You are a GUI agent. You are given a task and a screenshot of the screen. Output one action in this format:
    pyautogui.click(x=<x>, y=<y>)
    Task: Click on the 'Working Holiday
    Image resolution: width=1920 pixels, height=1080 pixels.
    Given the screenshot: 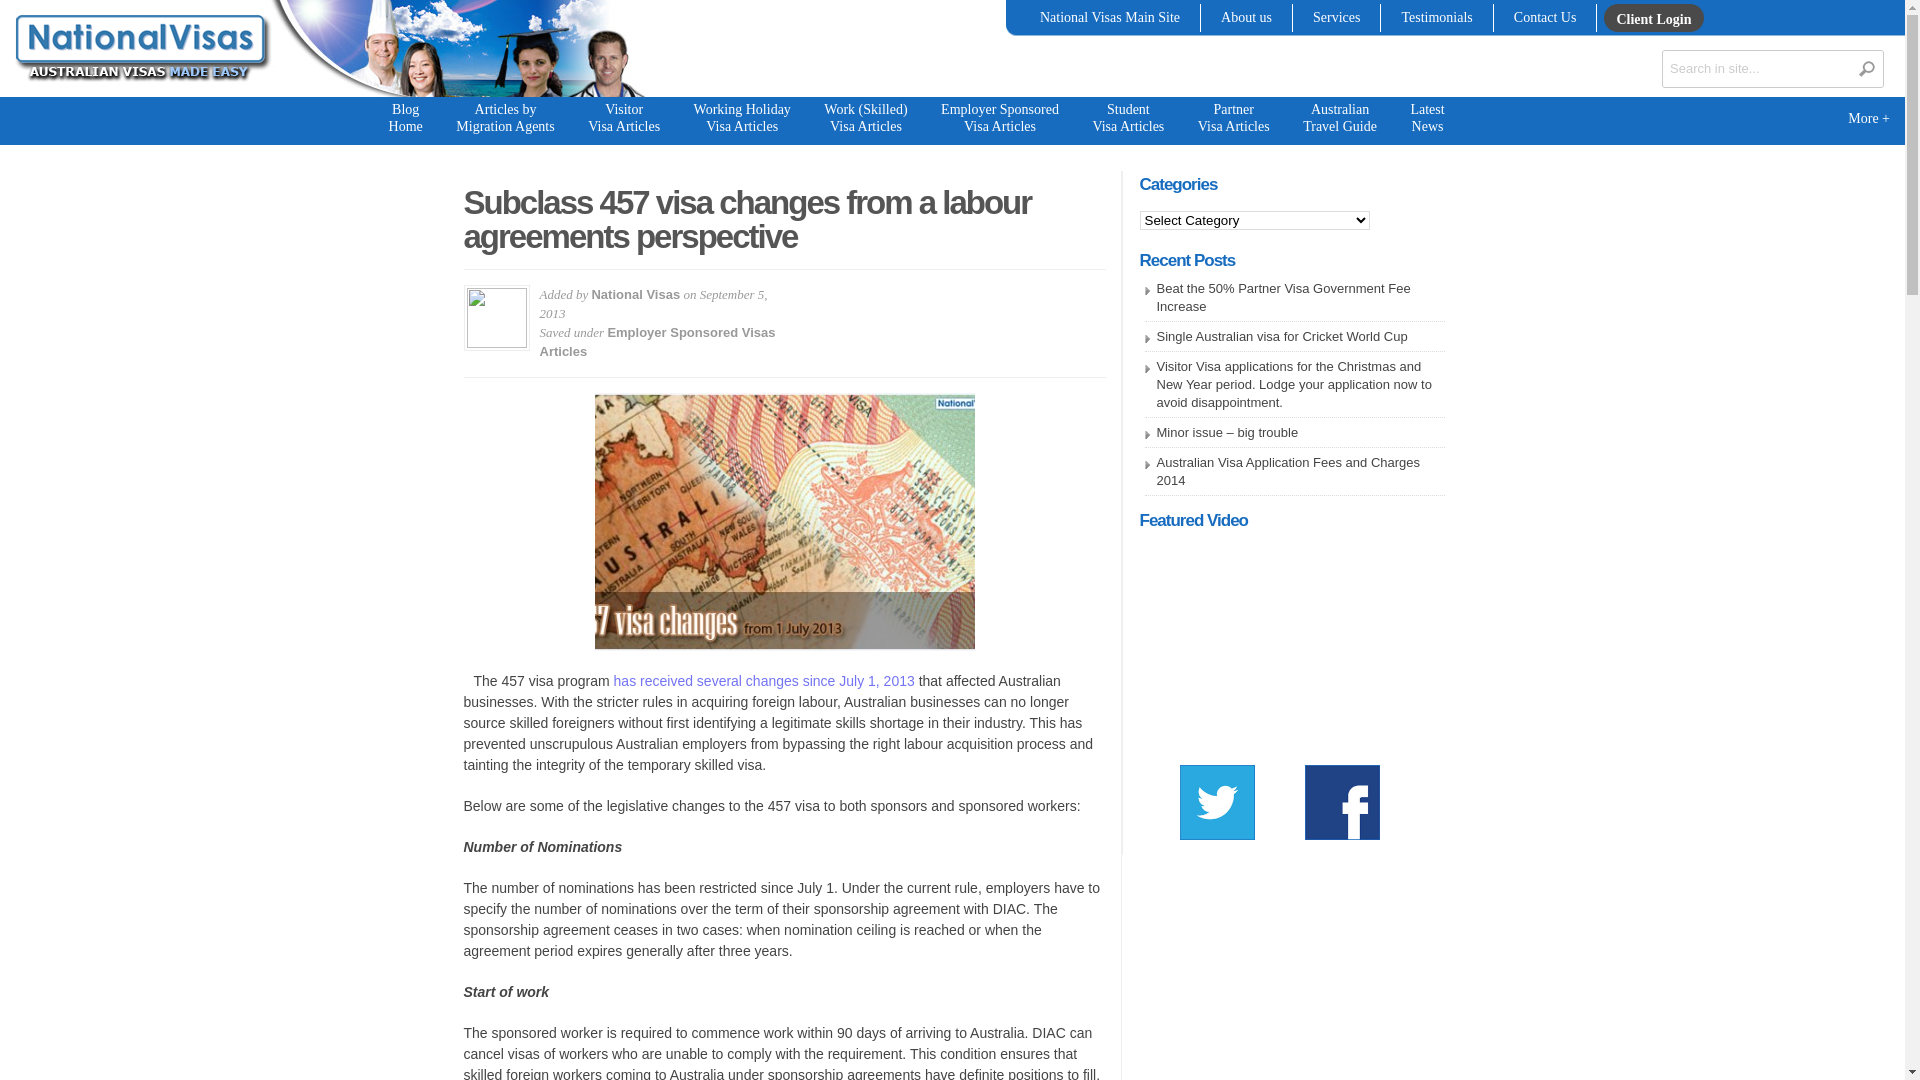 What is the action you would take?
    pyautogui.click(x=741, y=119)
    